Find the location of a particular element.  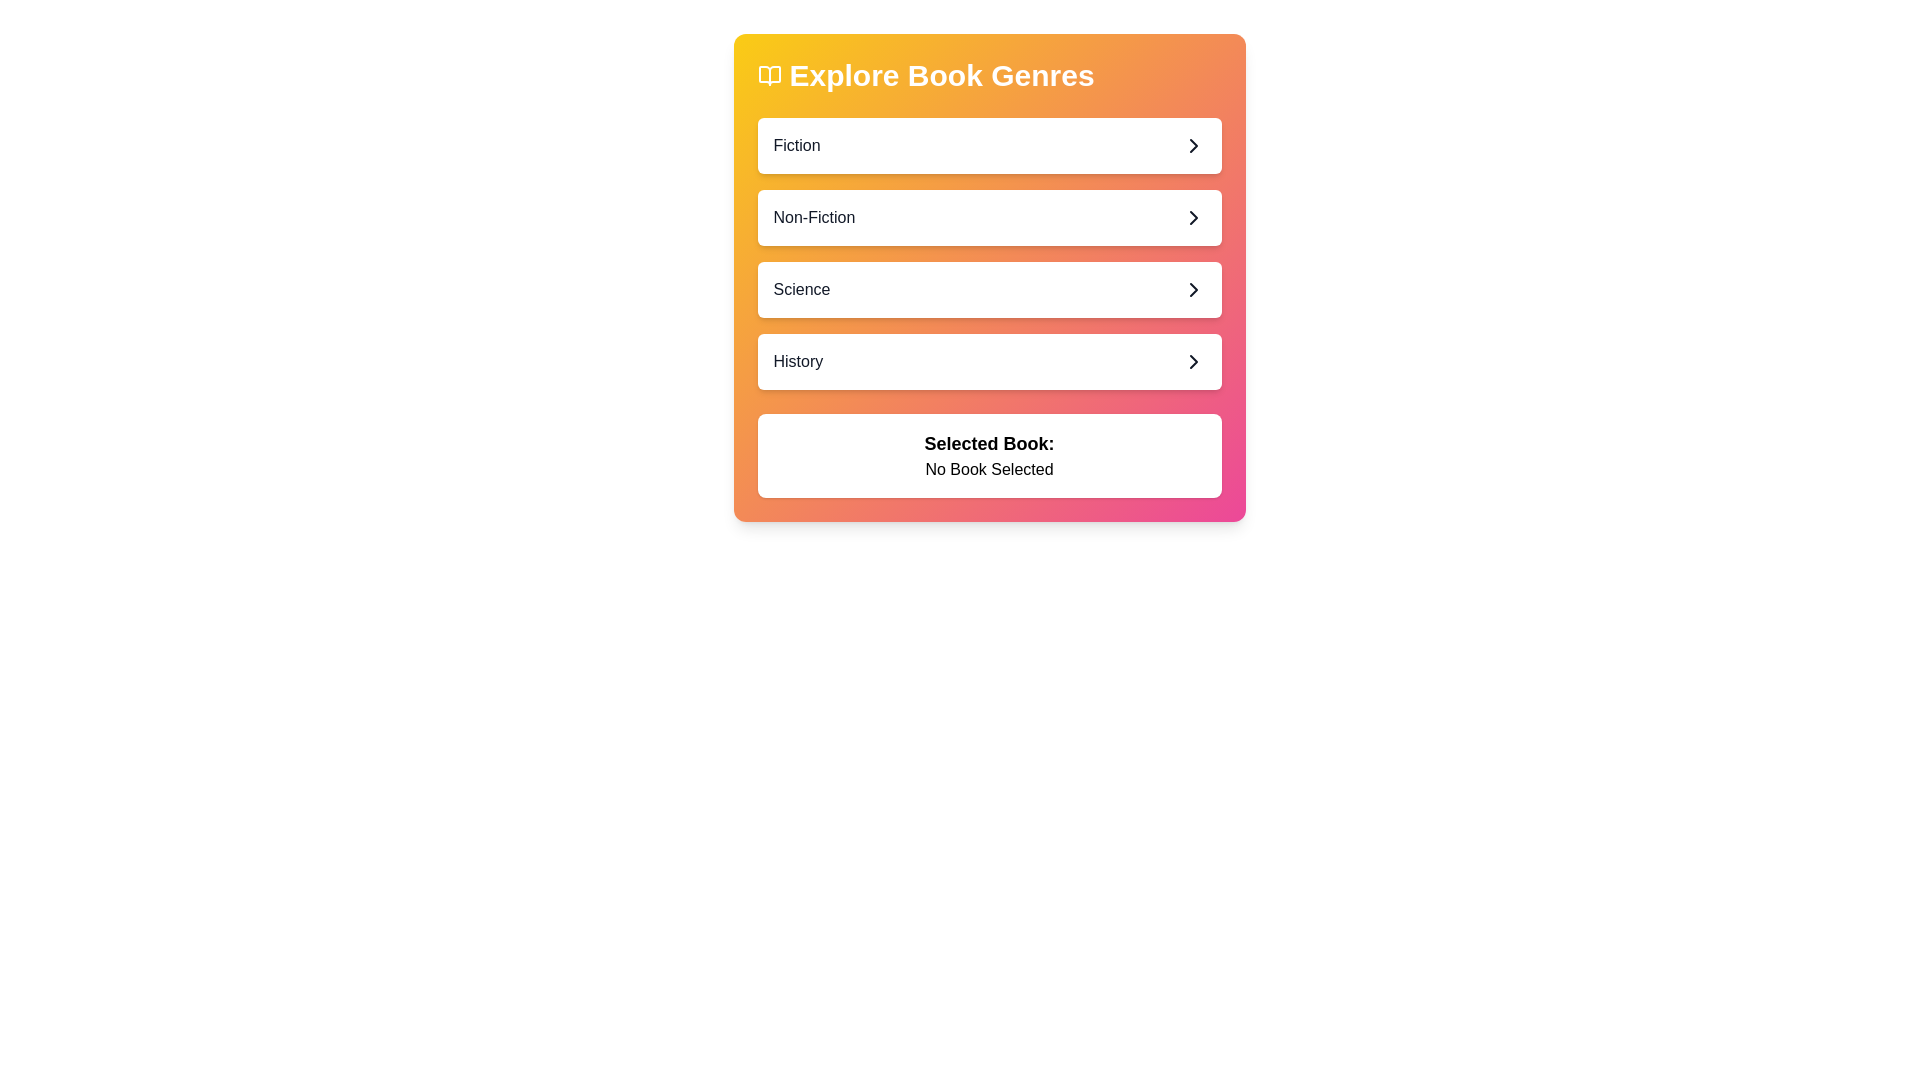

the text display box that shows 'Selected Book:' and 'No Book Selected', which is located at the bottom of the main interface section is located at coordinates (989, 455).